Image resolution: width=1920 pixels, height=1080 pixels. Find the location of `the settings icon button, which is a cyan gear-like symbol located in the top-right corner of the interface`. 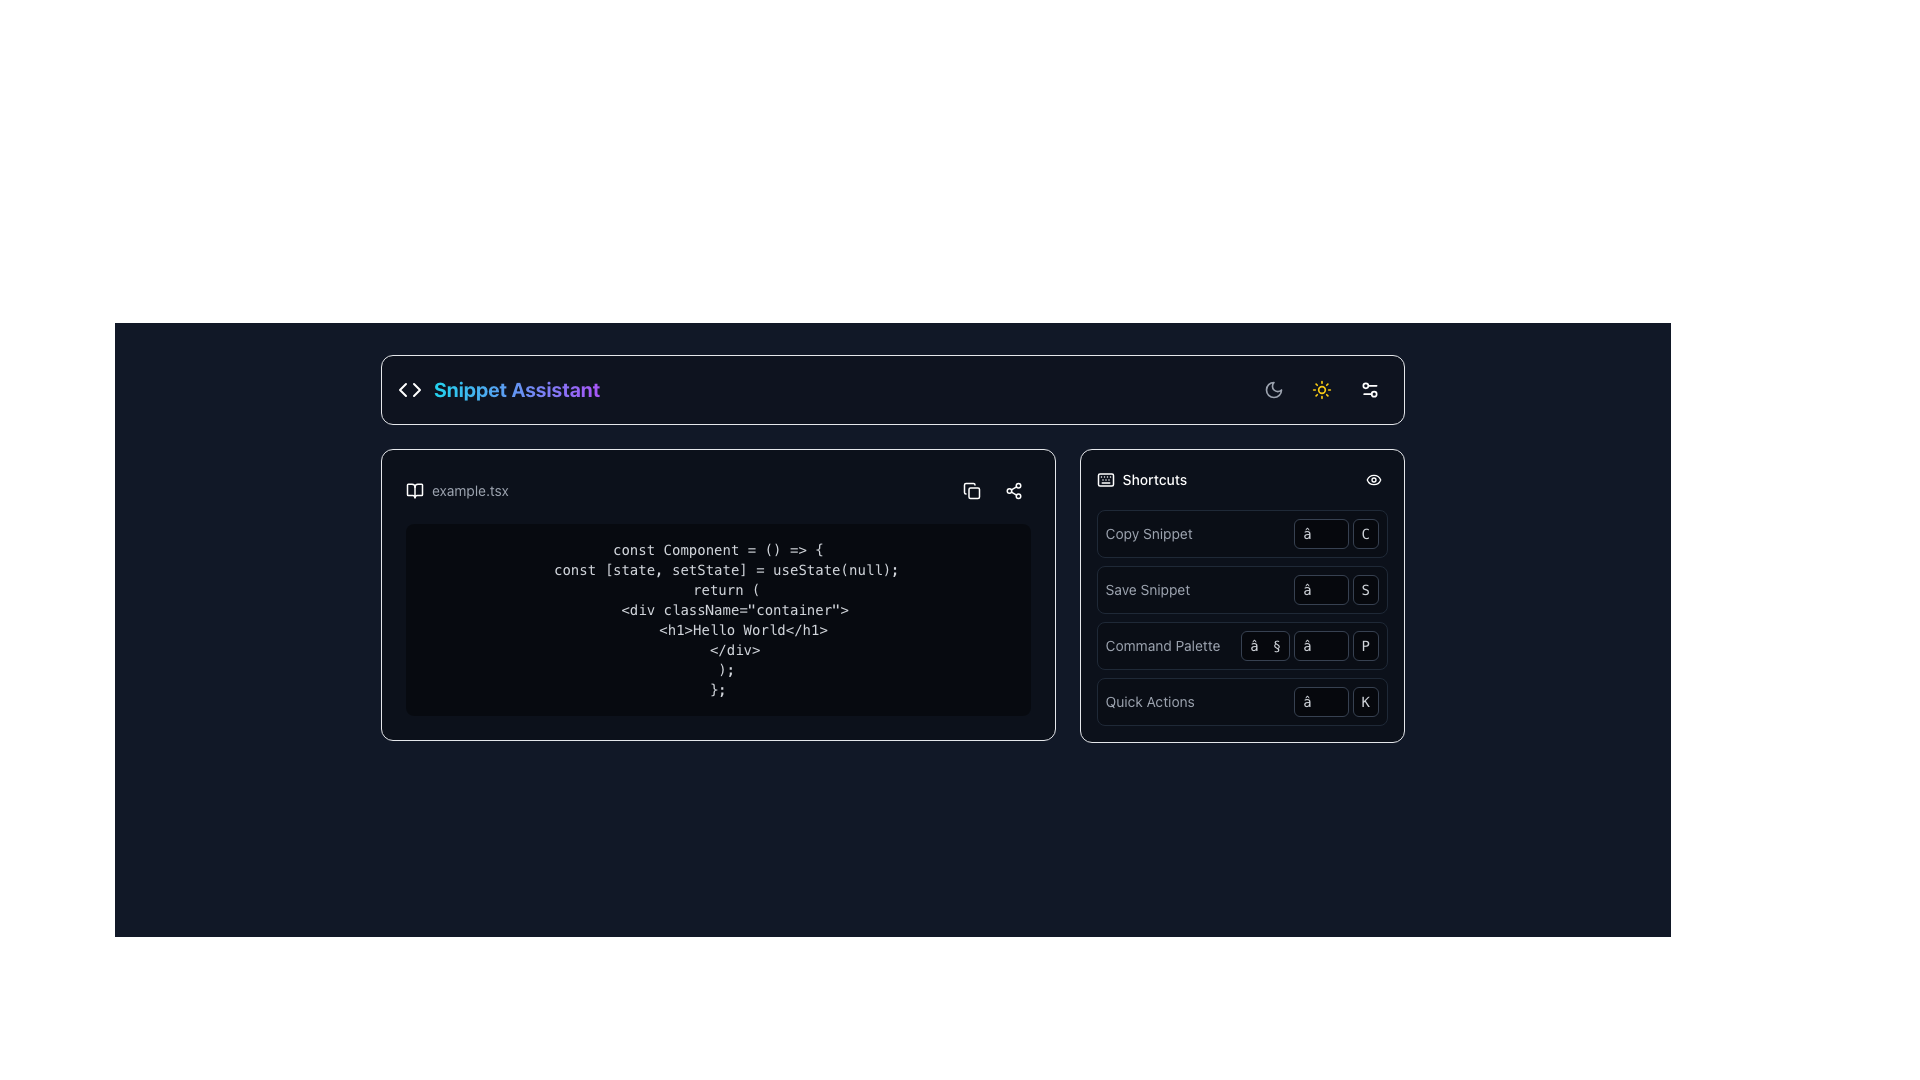

the settings icon button, which is a cyan gear-like symbol located in the top-right corner of the interface is located at coordinates (1368, 389).